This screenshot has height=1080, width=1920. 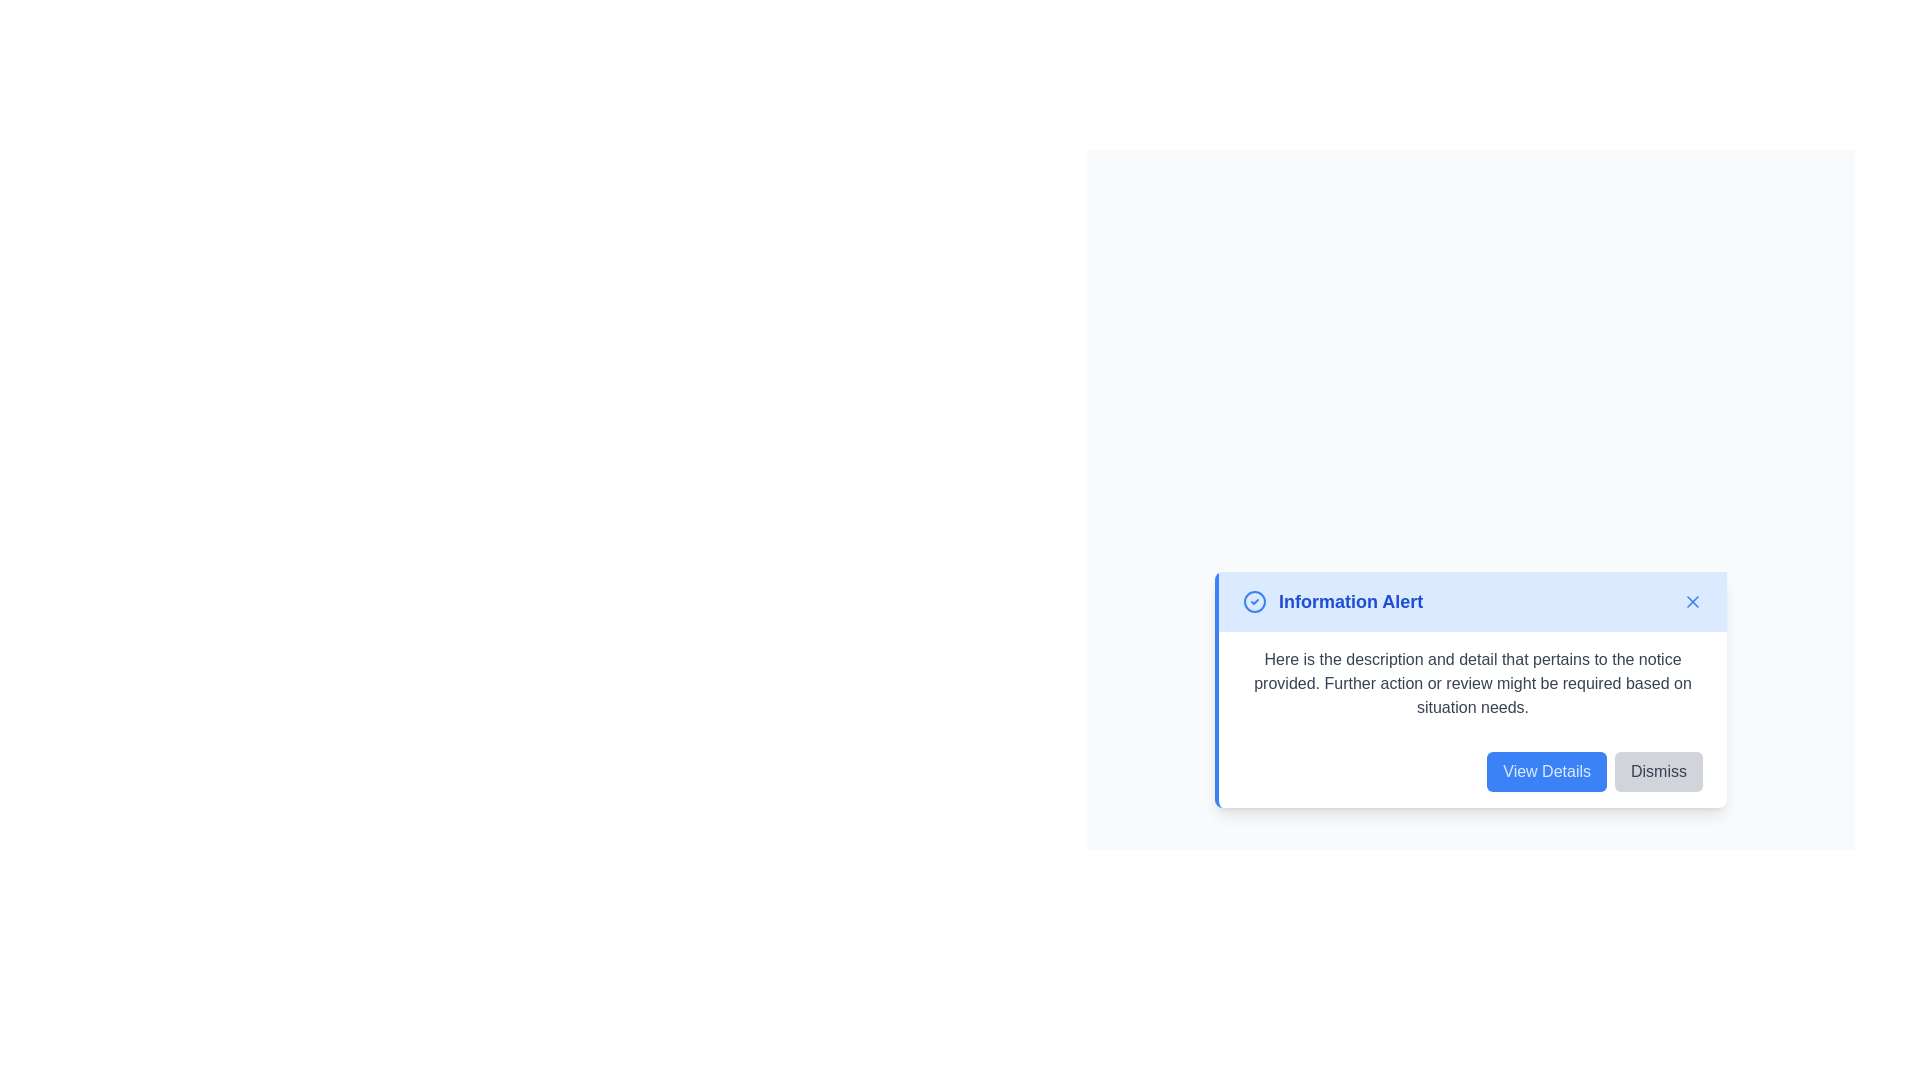 What do you see at coordinates (1659, 770) in the screenshot?
I see `the 'Dismiss' button, which is a rectangular button with rounded corners and a gray background, to change its background color` at bounding box center [1659, 770].